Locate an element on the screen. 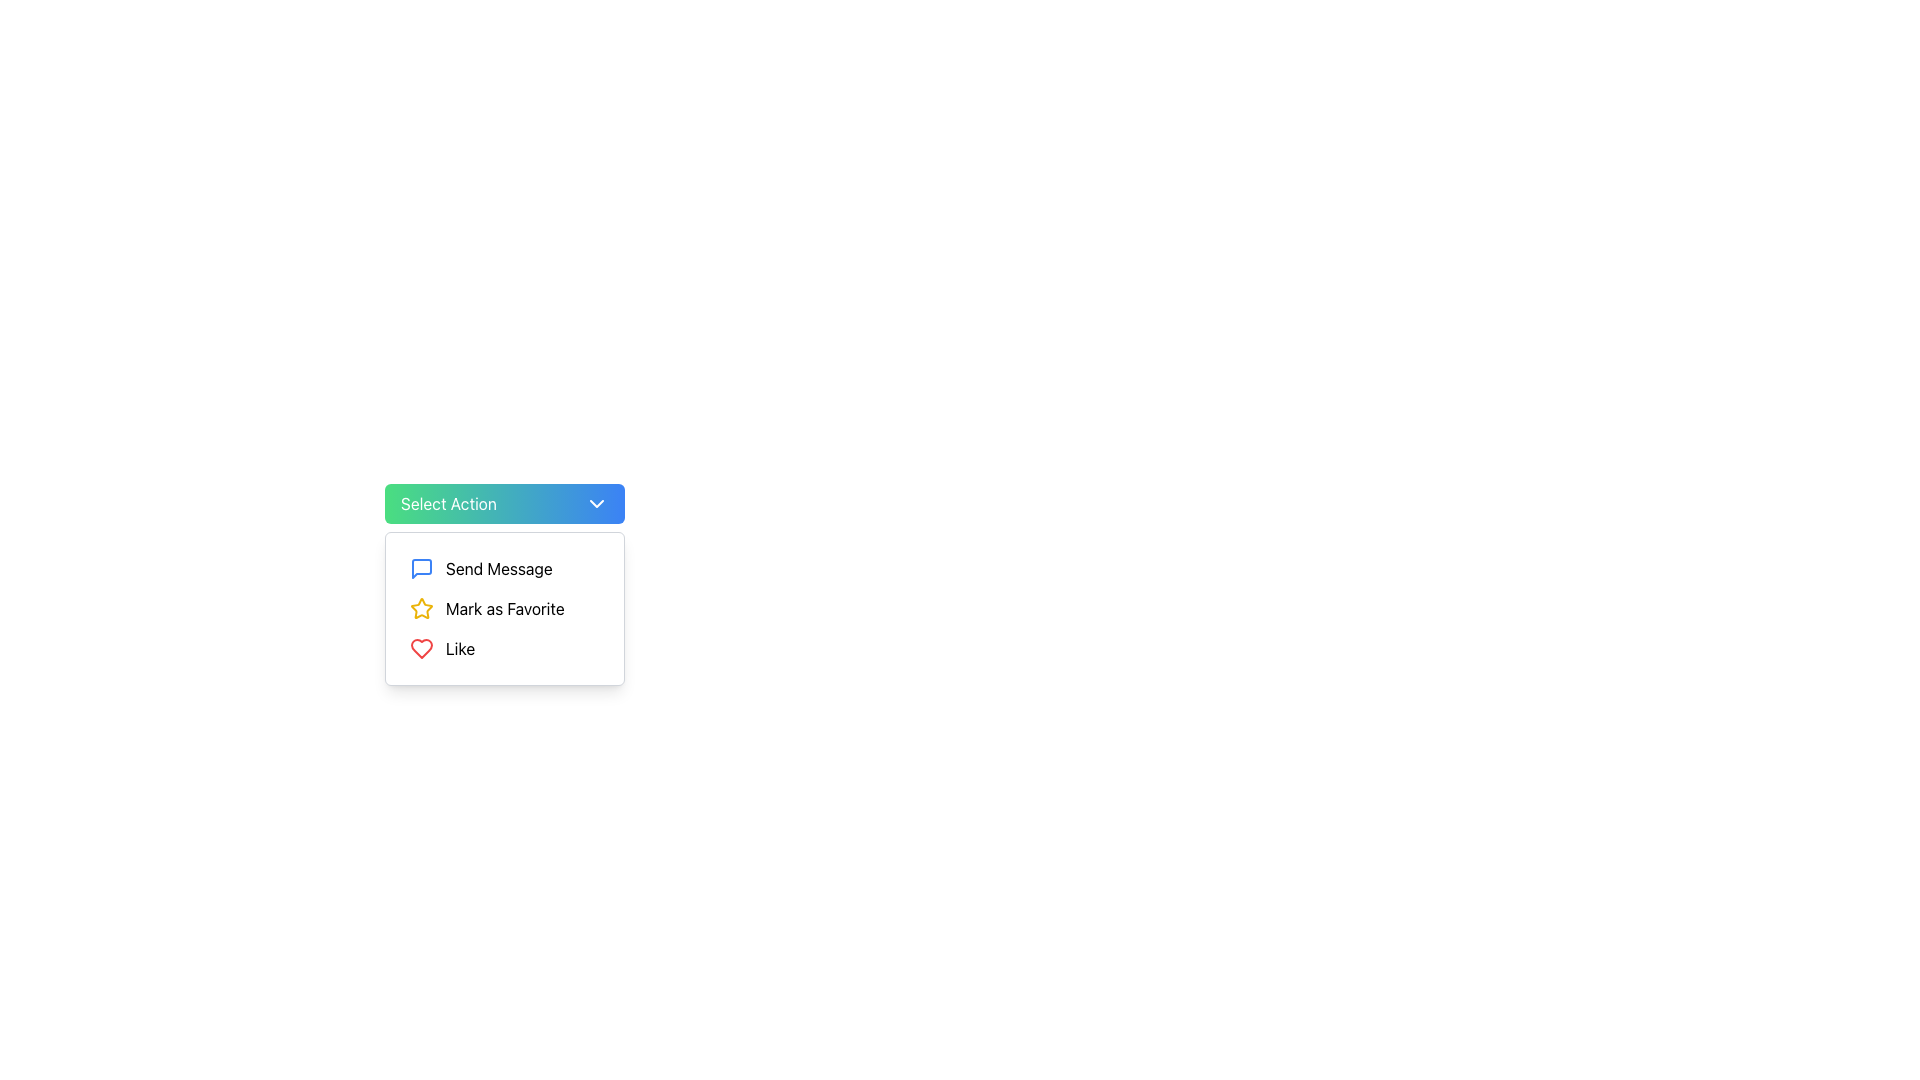 The width and height of the screenshot is (1920, 1080). the 'Mark as Favorite' menu item that features a yellow star icon on the left, located in the middle of the dropdown menu between 'Send Message' and 'Like' is located at coordinates (504, 608).